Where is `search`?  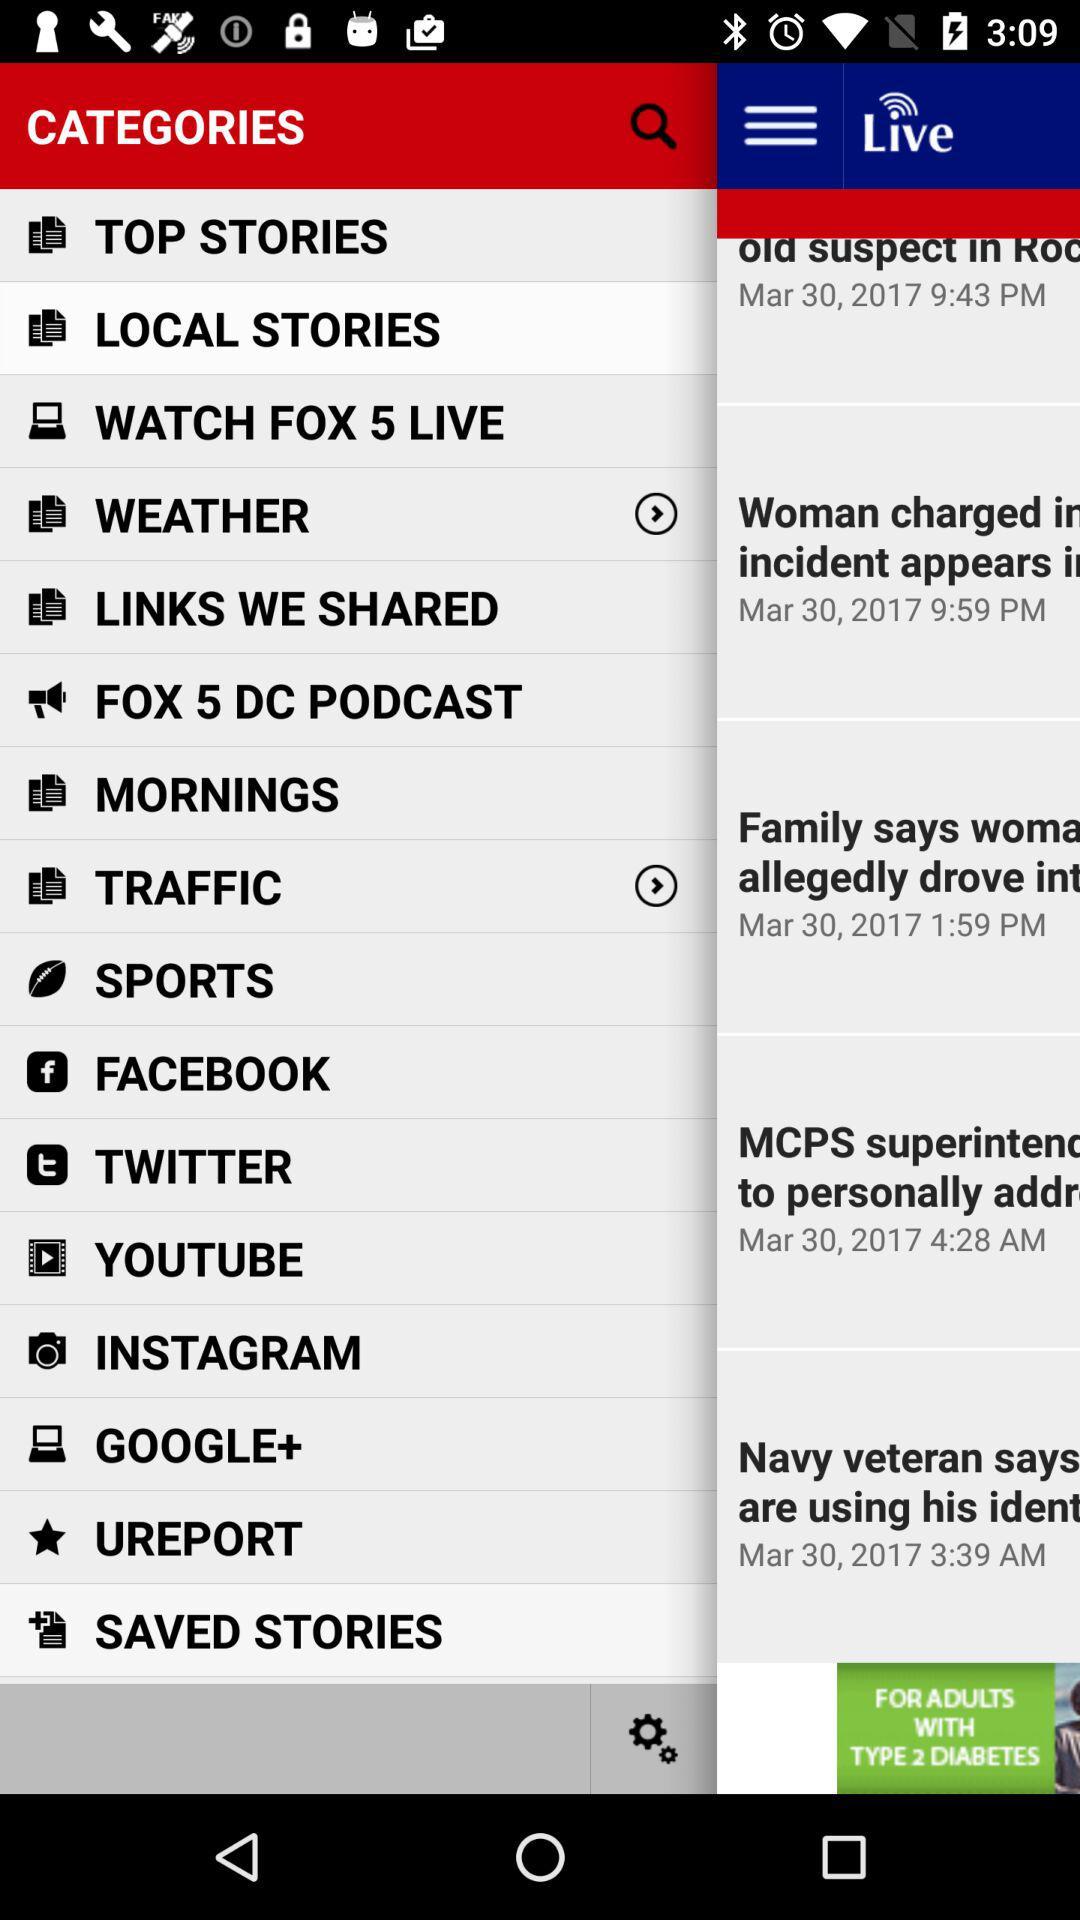
search is located at coordinates (654, 124).